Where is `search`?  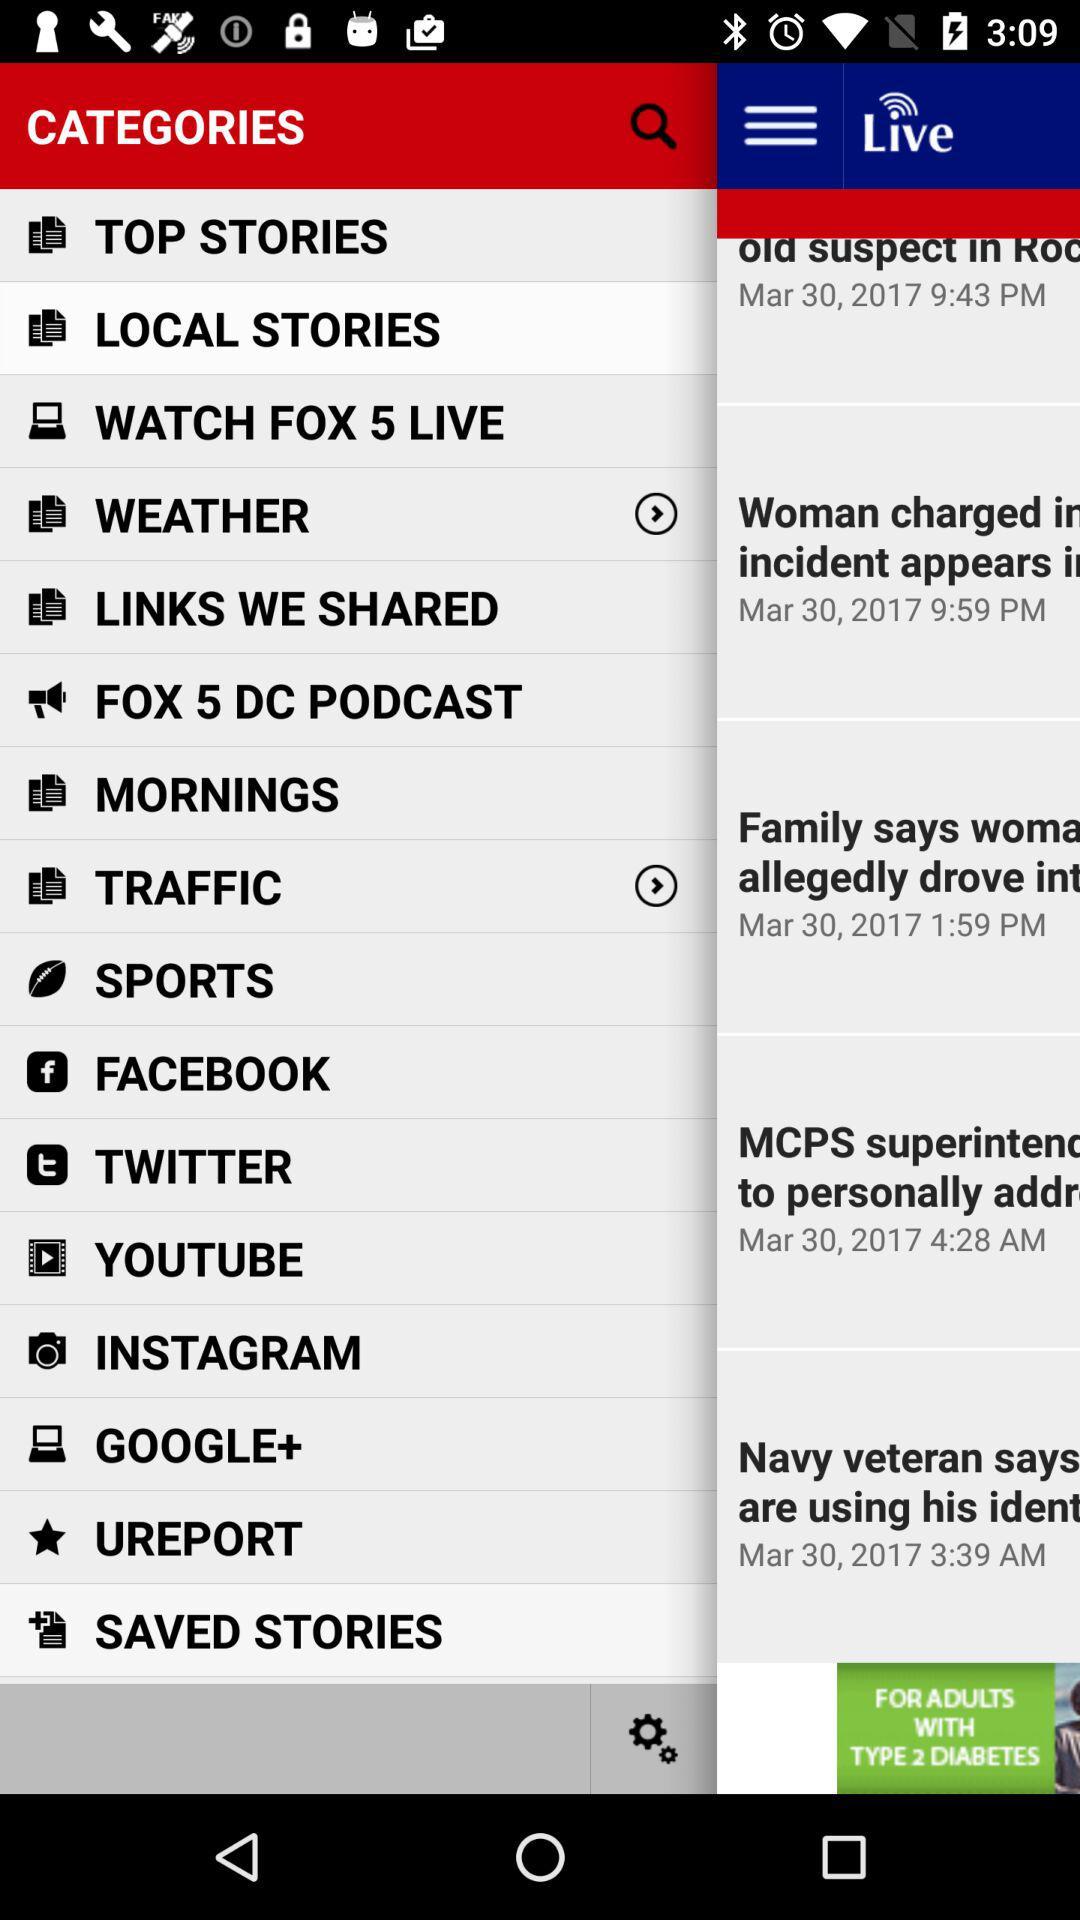
search is located at coordinates (654, 124).